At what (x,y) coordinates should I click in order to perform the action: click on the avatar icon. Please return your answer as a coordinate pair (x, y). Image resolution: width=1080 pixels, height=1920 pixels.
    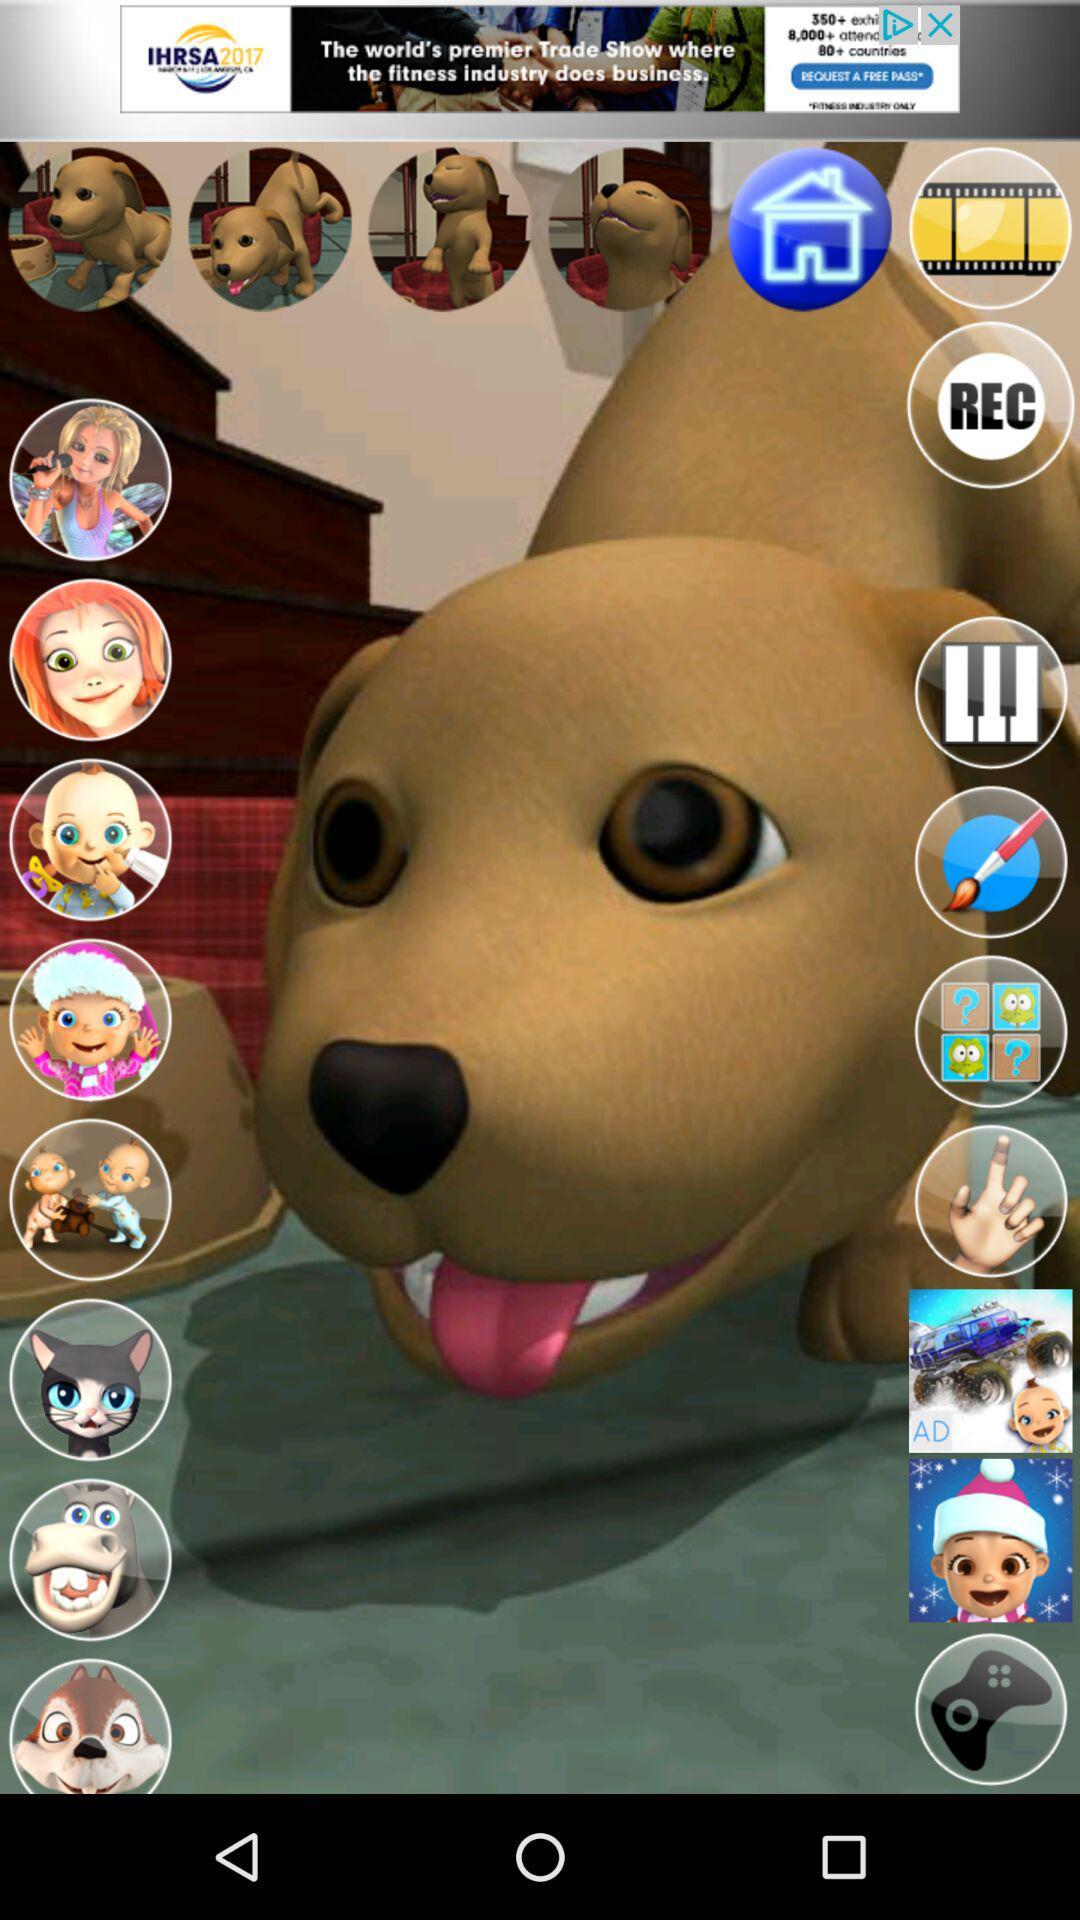
    Looking at the image, I should click on (88, 1090).